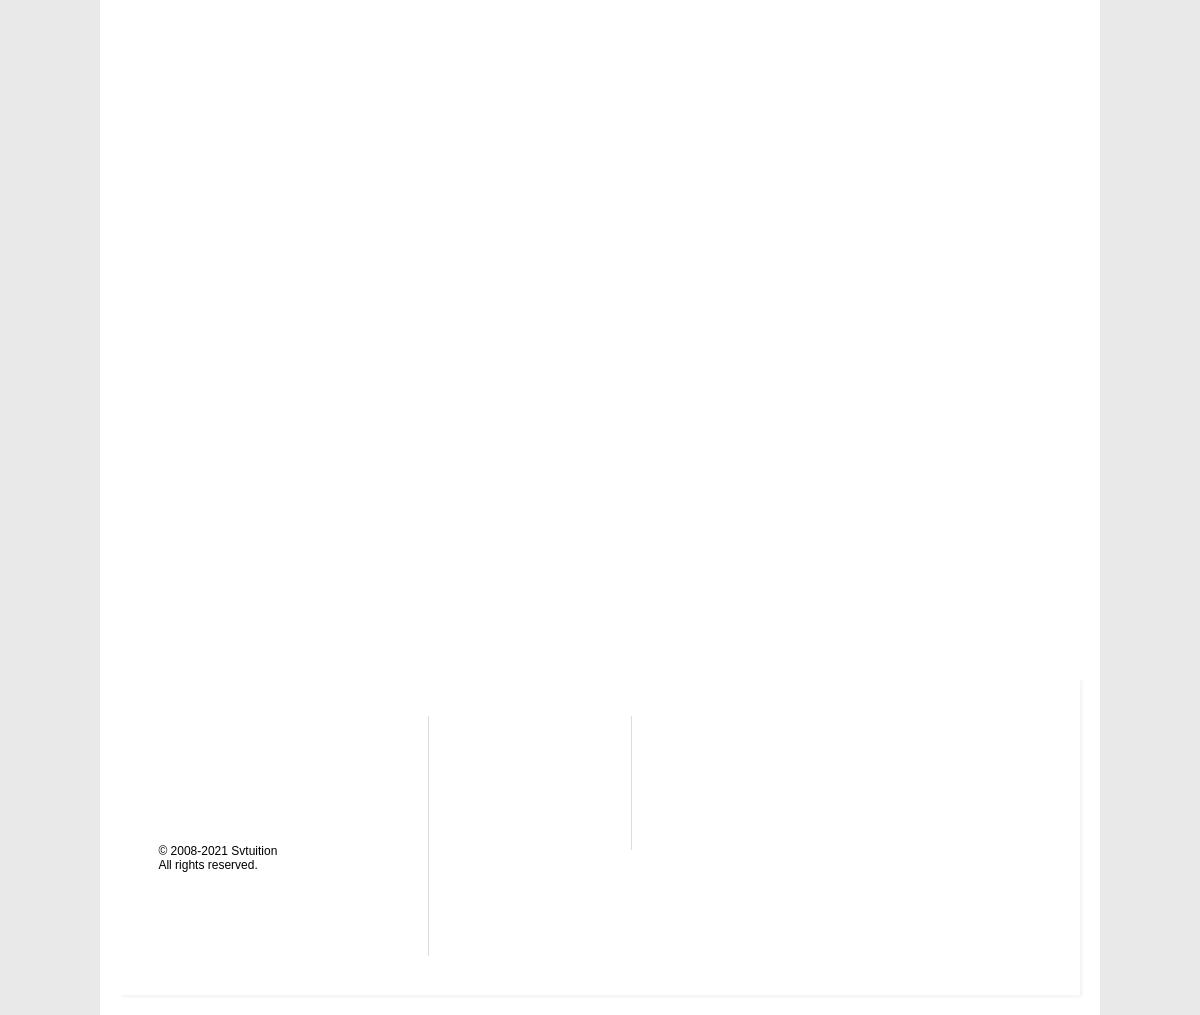  I want to click on 'Finance', so click(728, 747).